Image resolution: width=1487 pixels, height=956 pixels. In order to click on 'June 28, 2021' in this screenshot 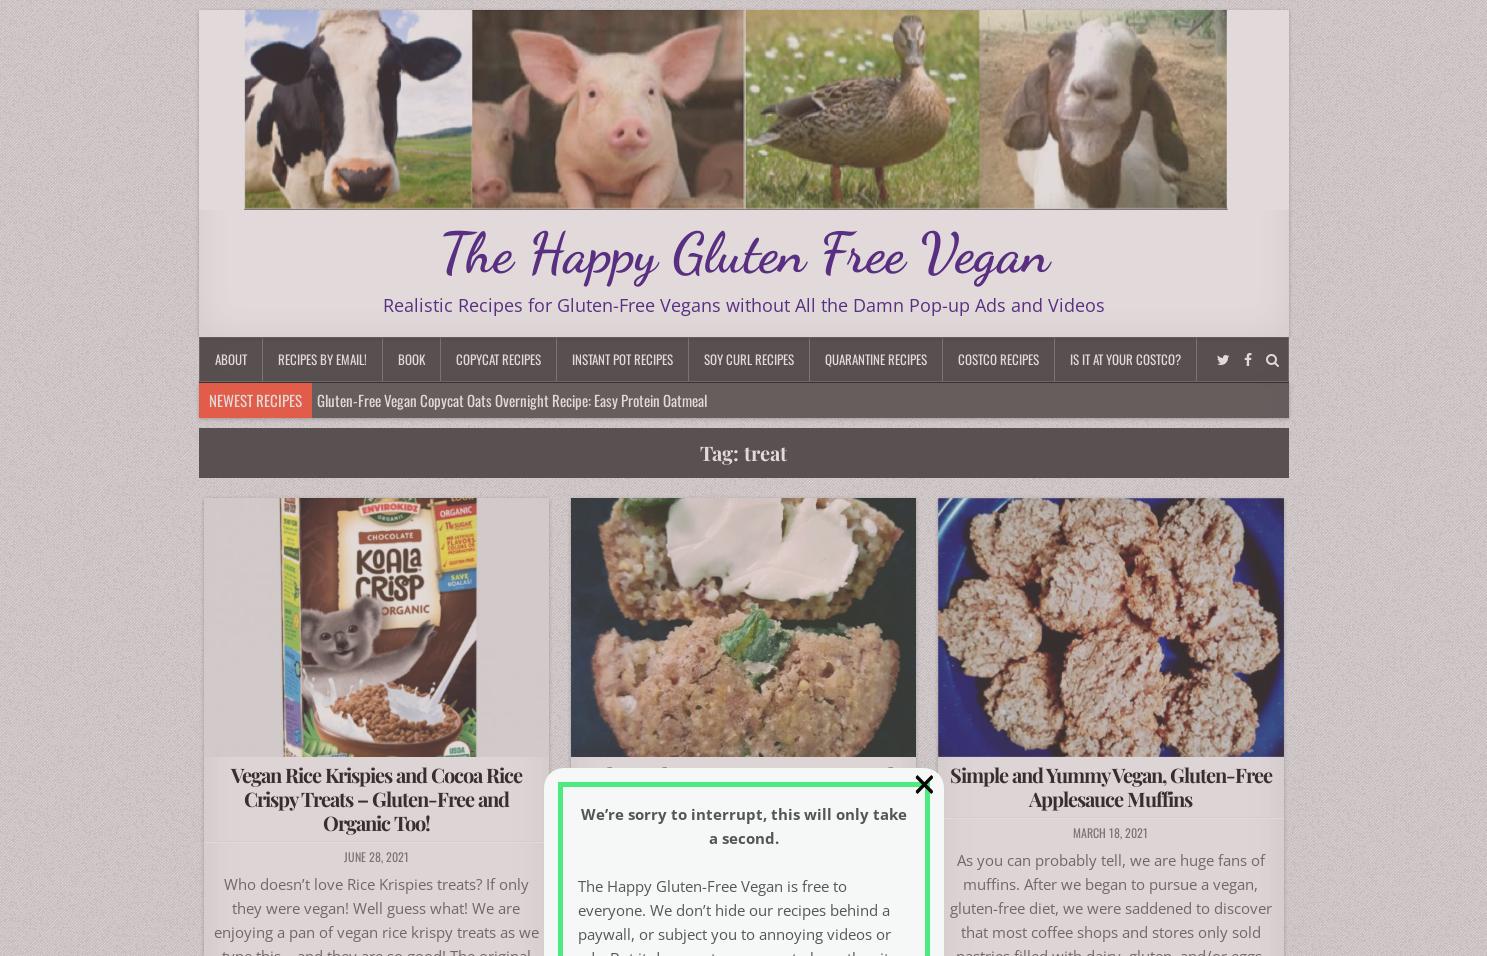, I will do `click(375, 855)`.